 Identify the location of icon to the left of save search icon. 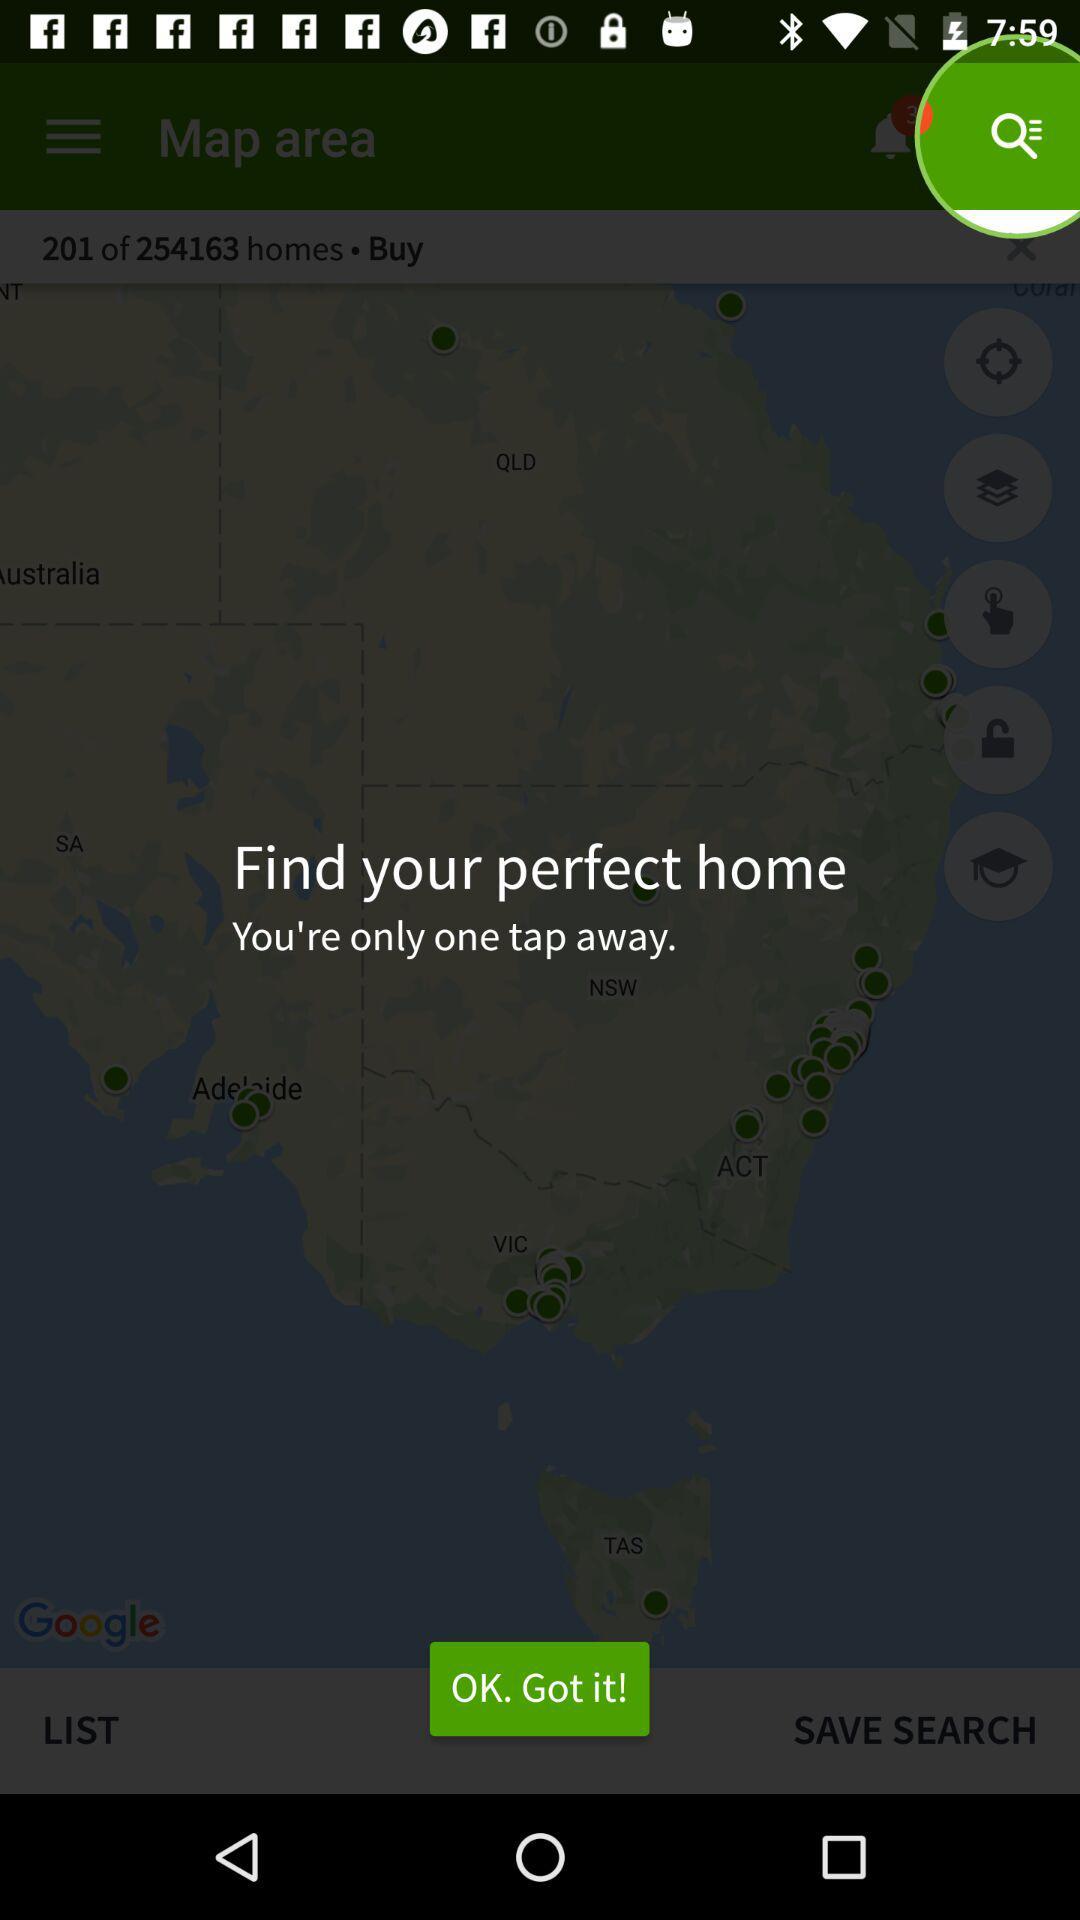
(538, 1688).